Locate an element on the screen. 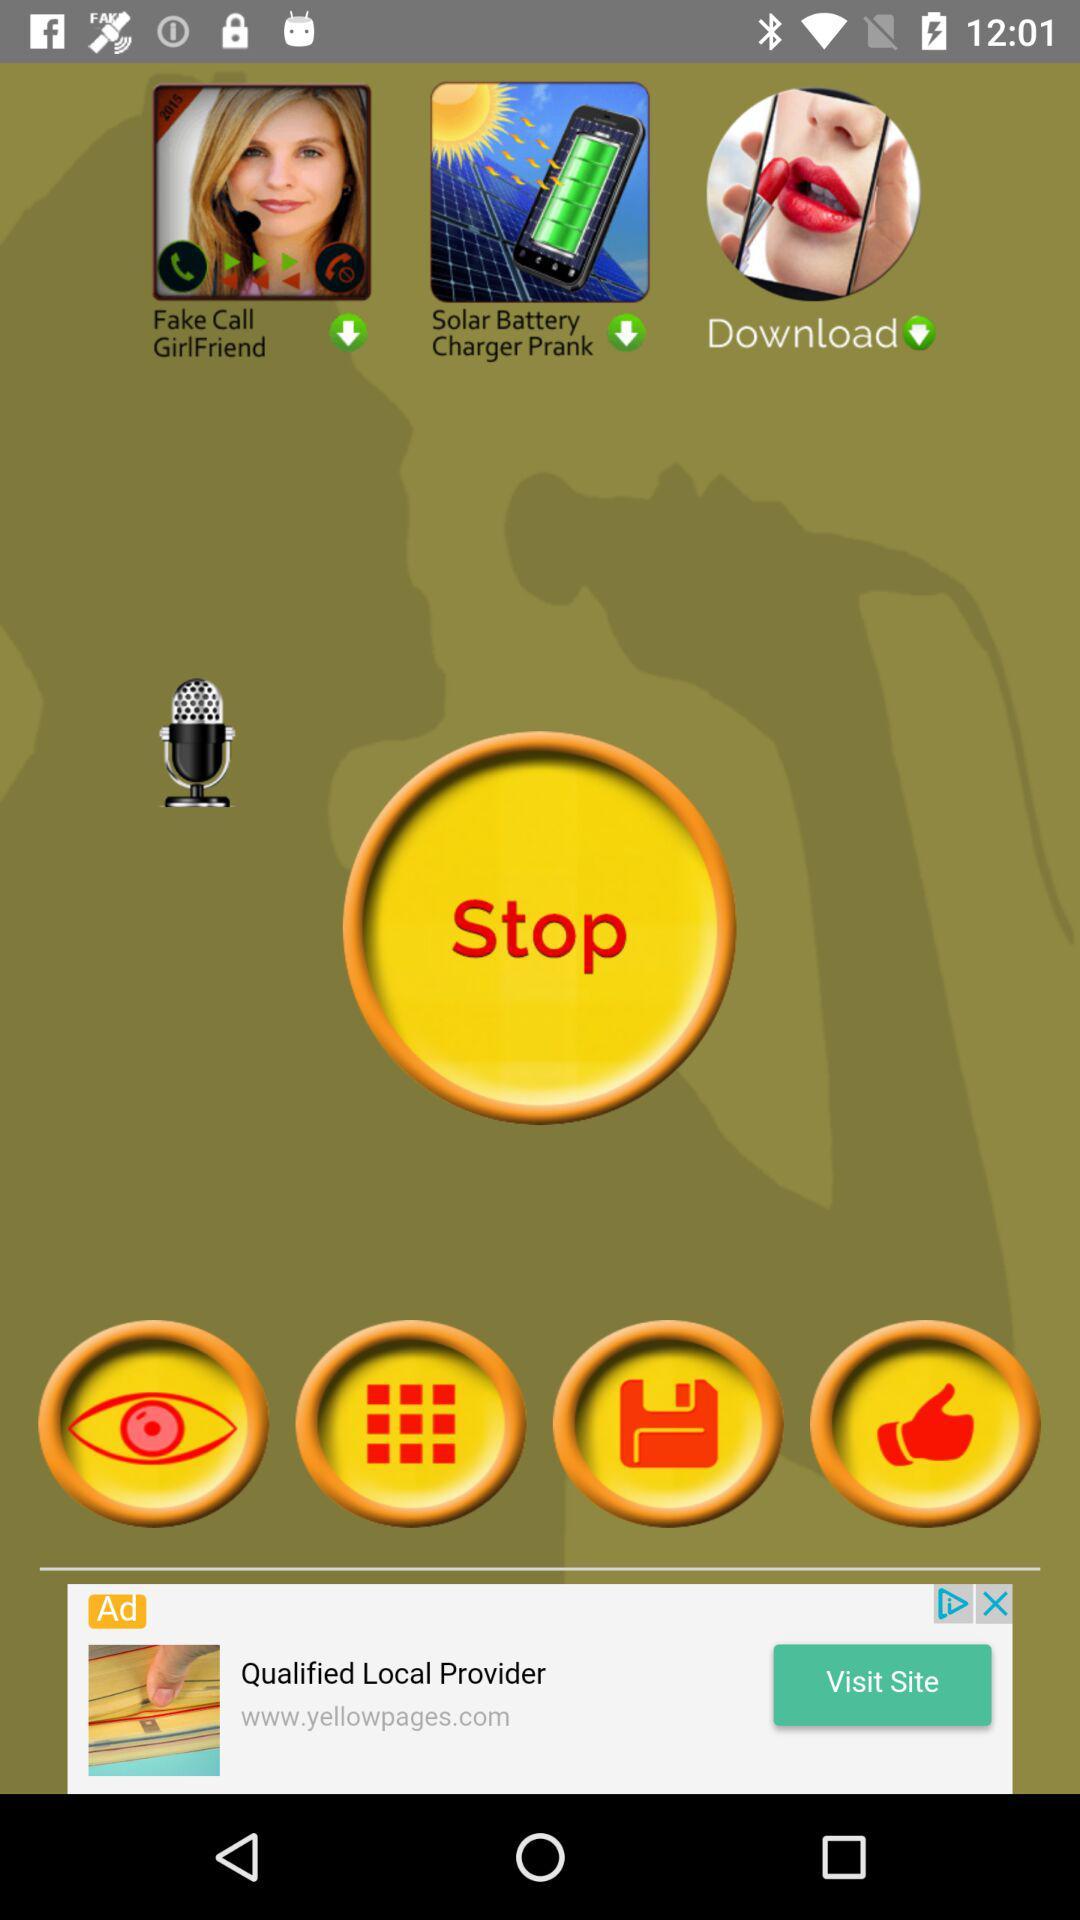 The image size is (1080, 1920). download app is located at coordinates (817, 219).